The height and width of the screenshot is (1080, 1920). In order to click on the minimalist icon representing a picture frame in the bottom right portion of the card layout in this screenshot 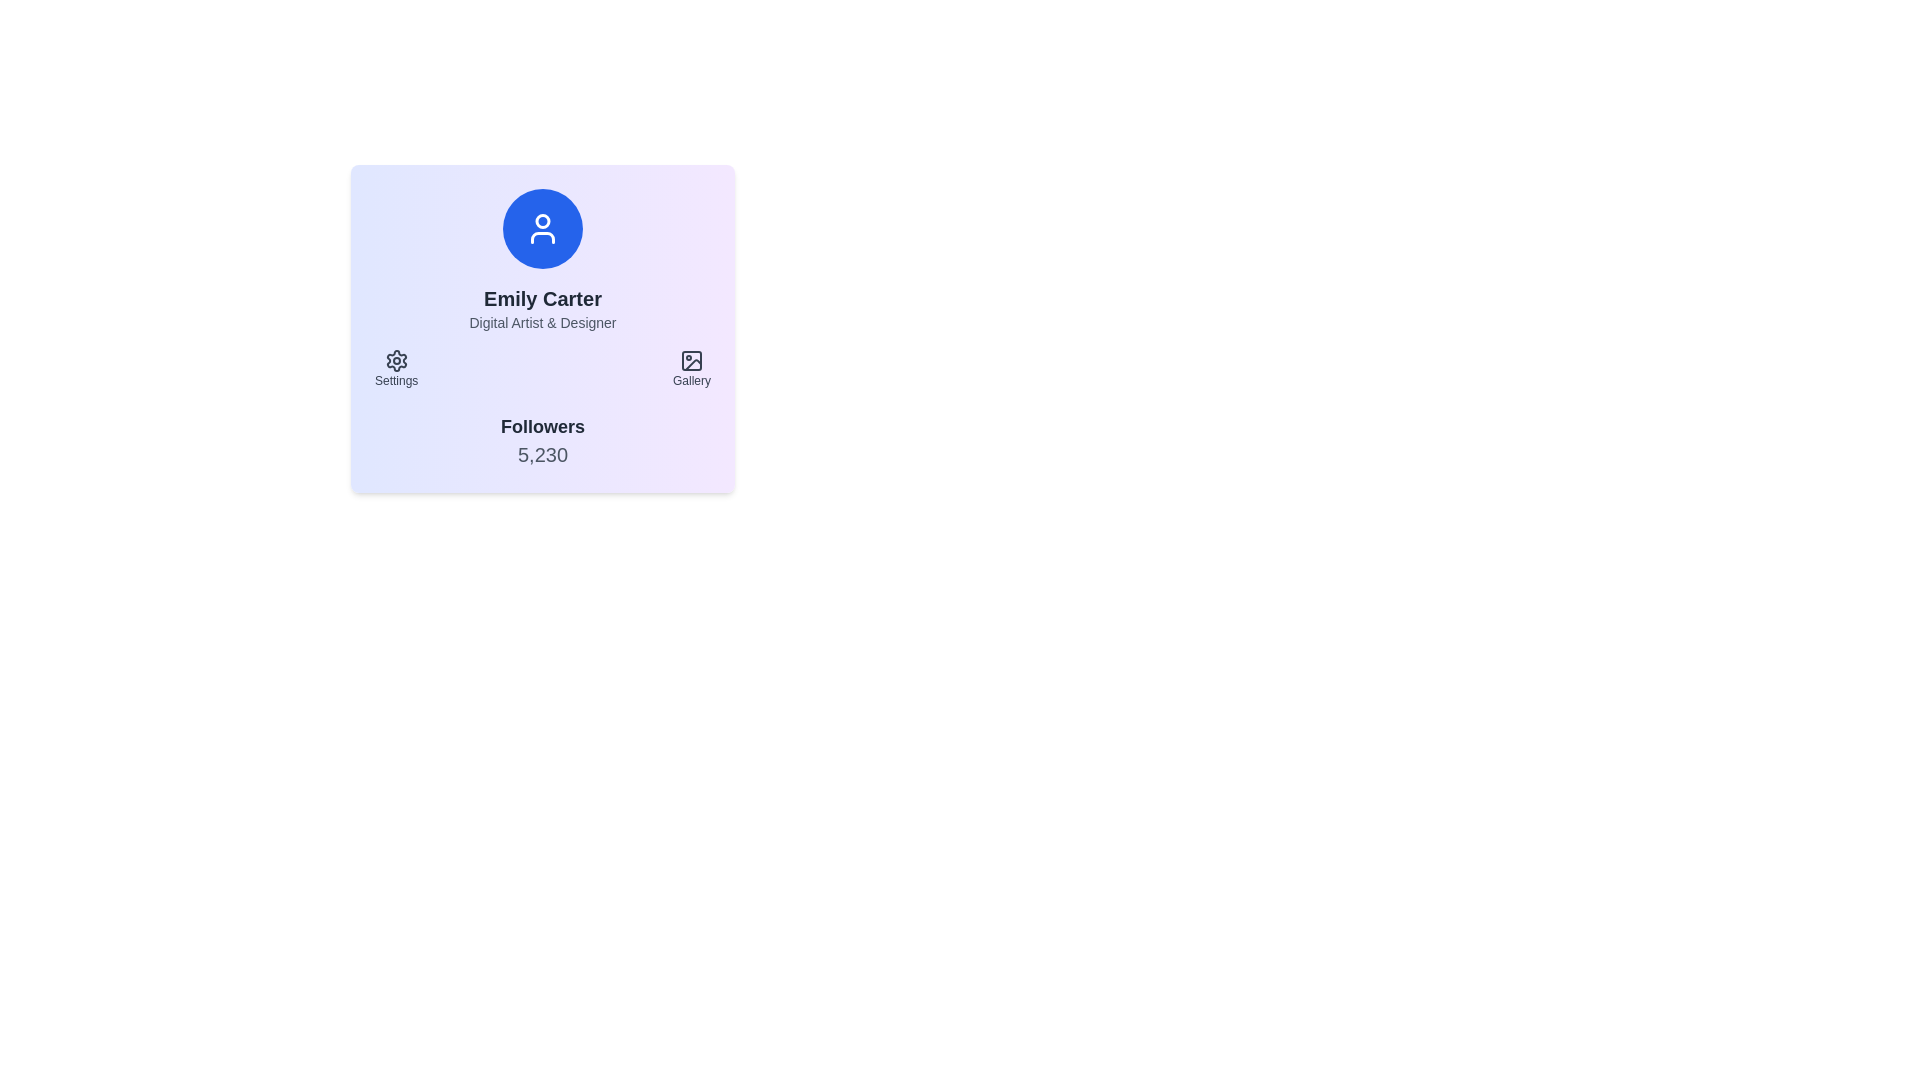, I will do `click(691, 361)`.